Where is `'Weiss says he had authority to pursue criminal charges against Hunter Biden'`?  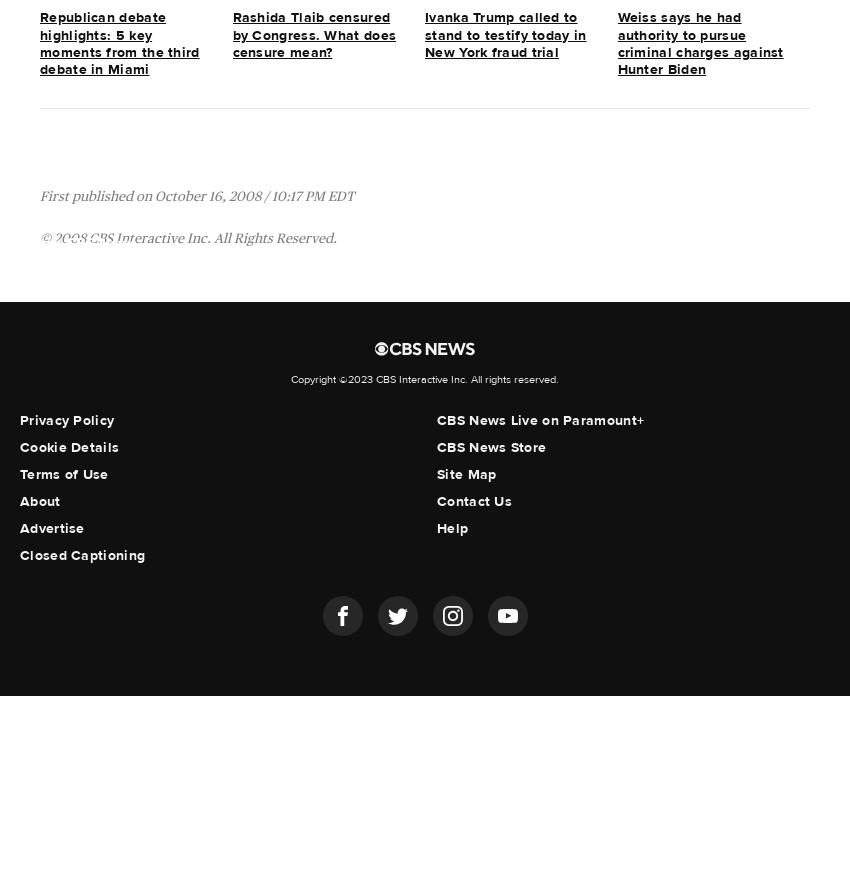 'Weiss says he had authority to pursue criminal charges against Hunter Biden' is located at coordinates (698, 43).